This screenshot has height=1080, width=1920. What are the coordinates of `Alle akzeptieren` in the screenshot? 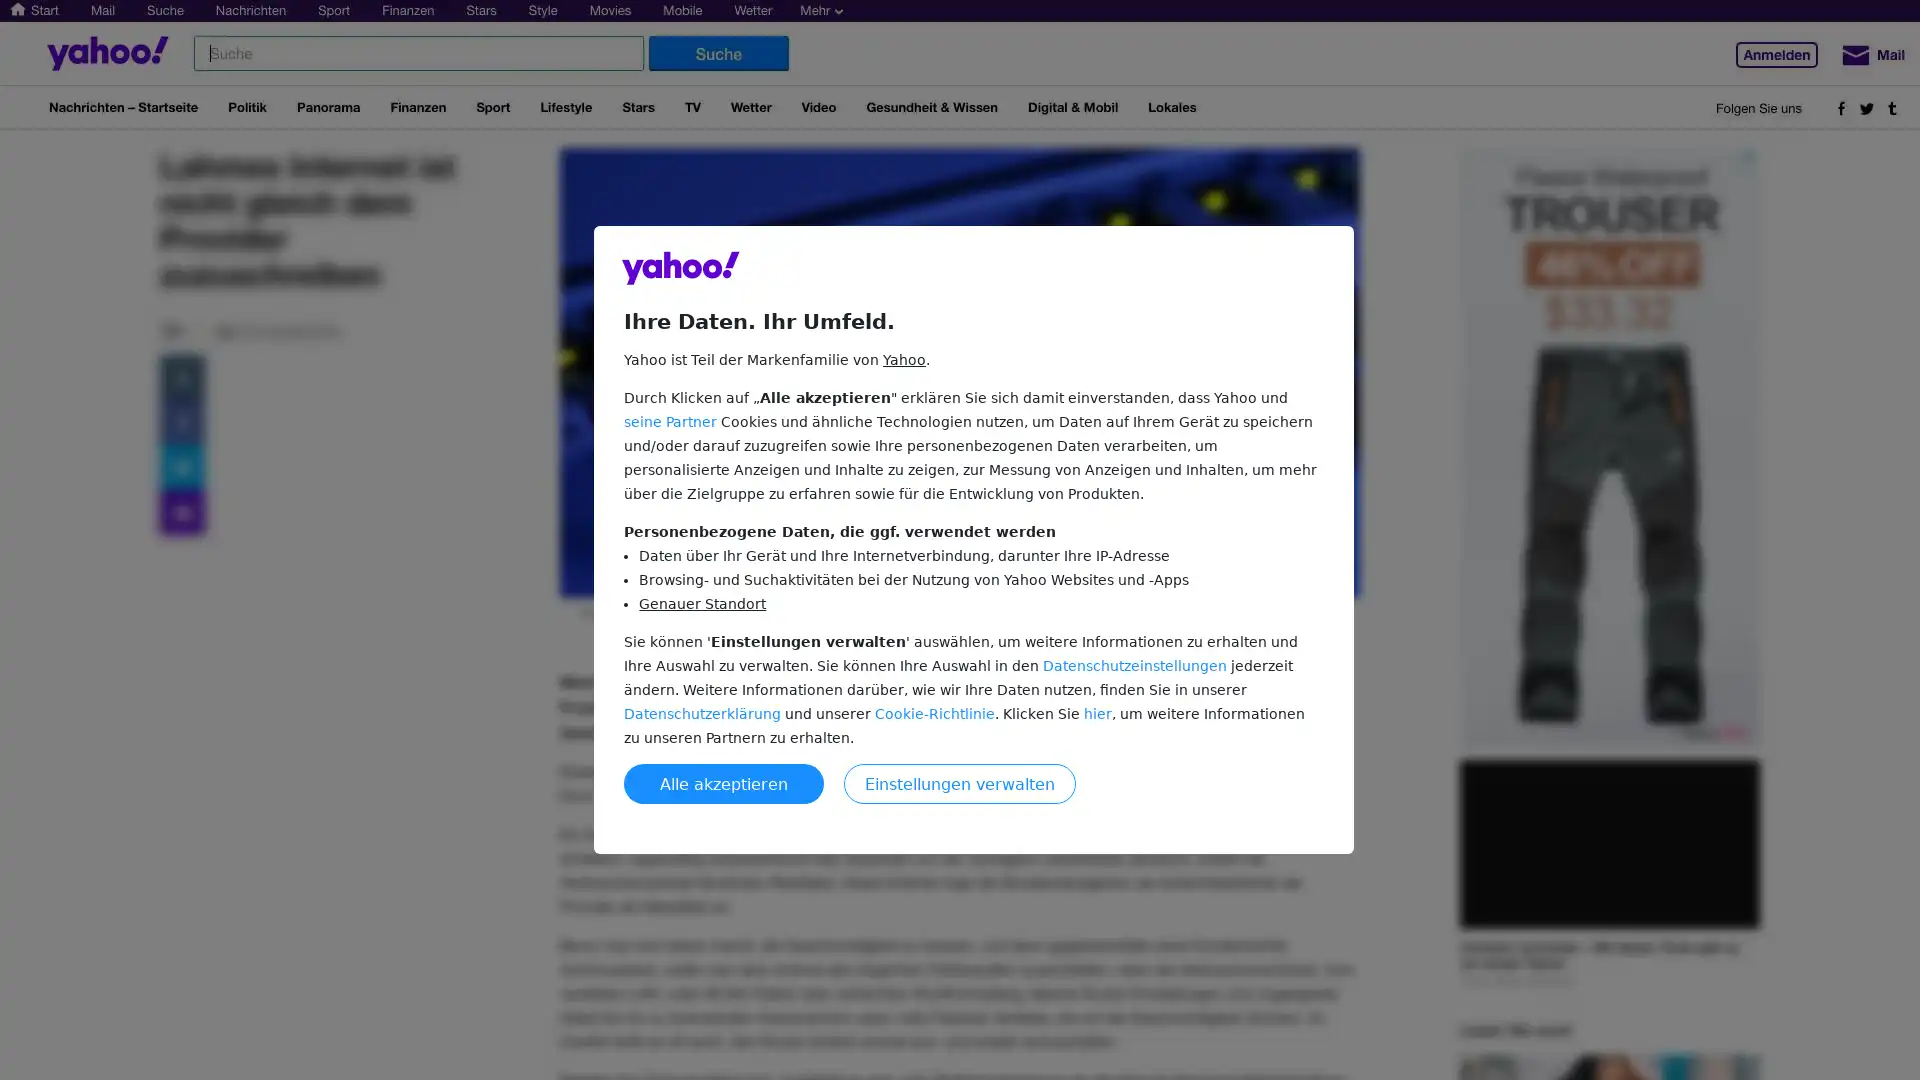 It's located at (723, 782).